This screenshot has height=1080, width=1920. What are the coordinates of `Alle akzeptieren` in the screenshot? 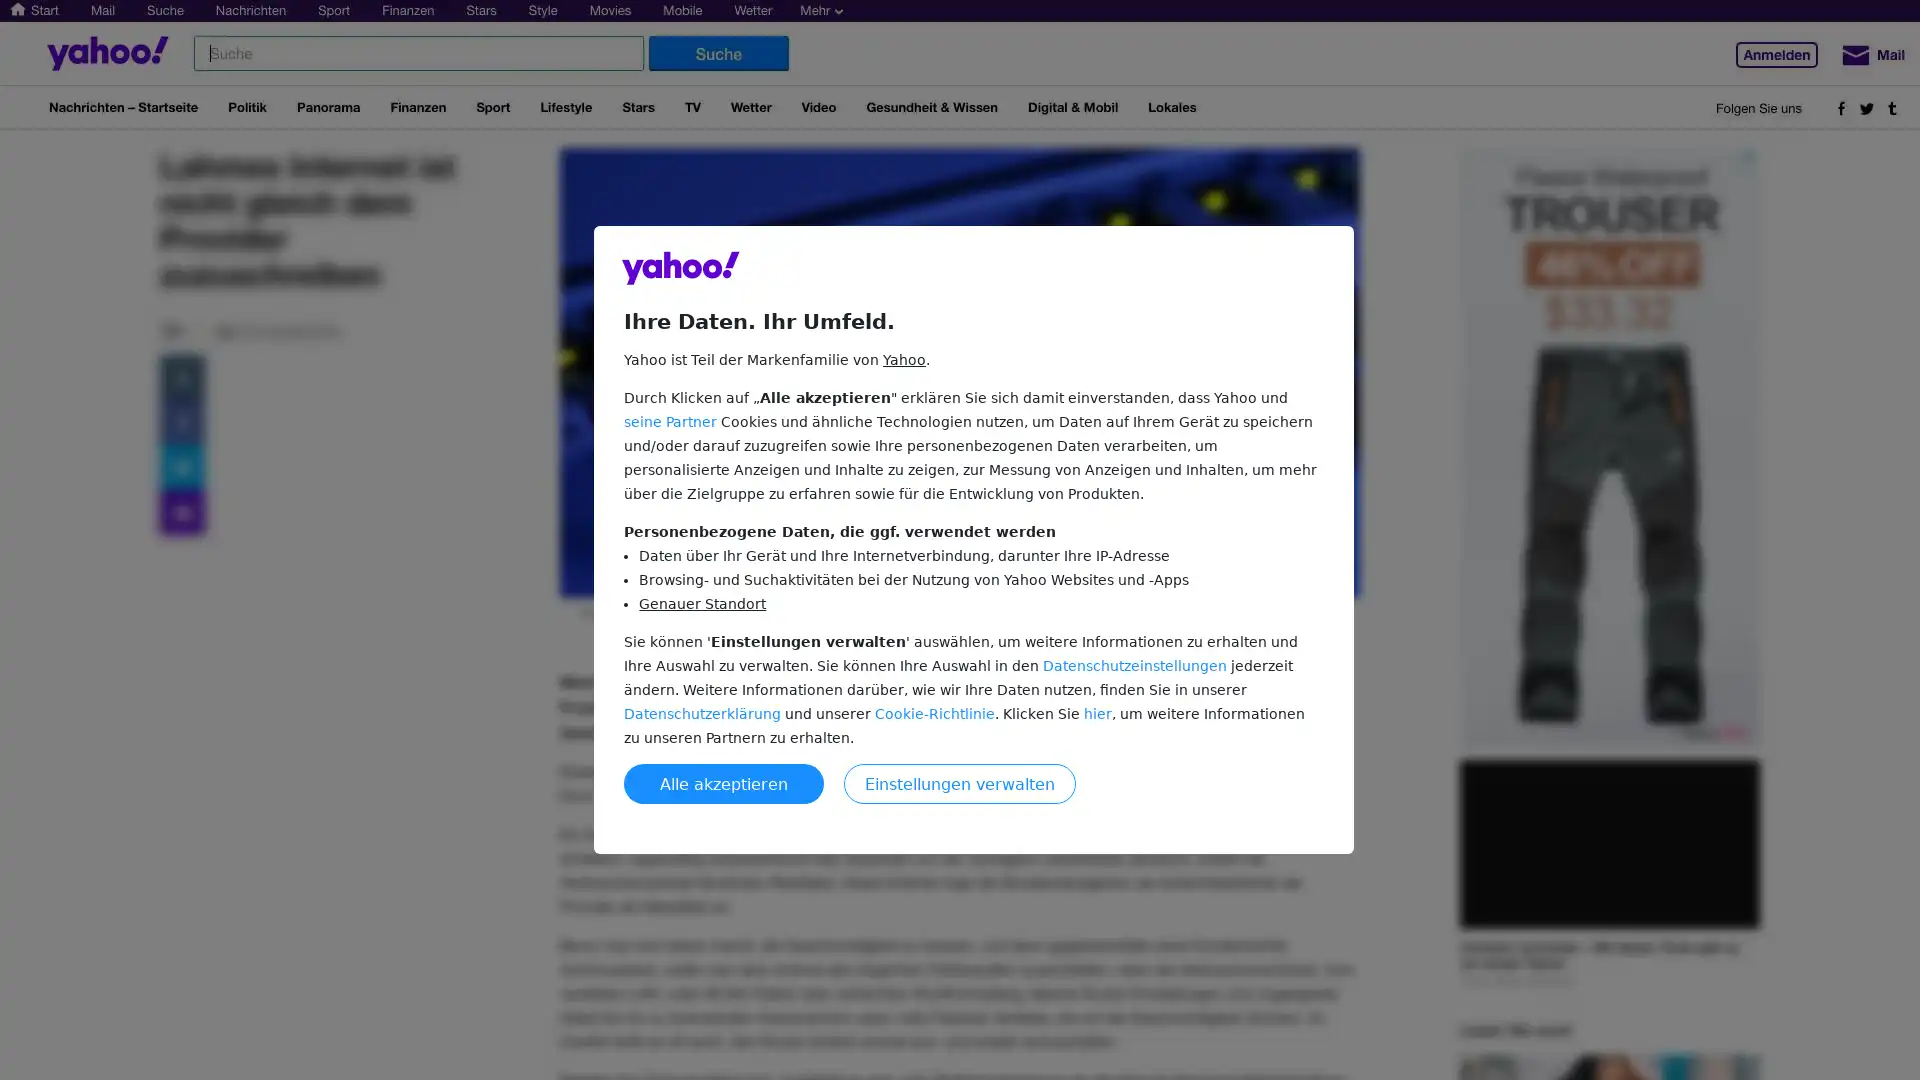 It's located at (723, 782).